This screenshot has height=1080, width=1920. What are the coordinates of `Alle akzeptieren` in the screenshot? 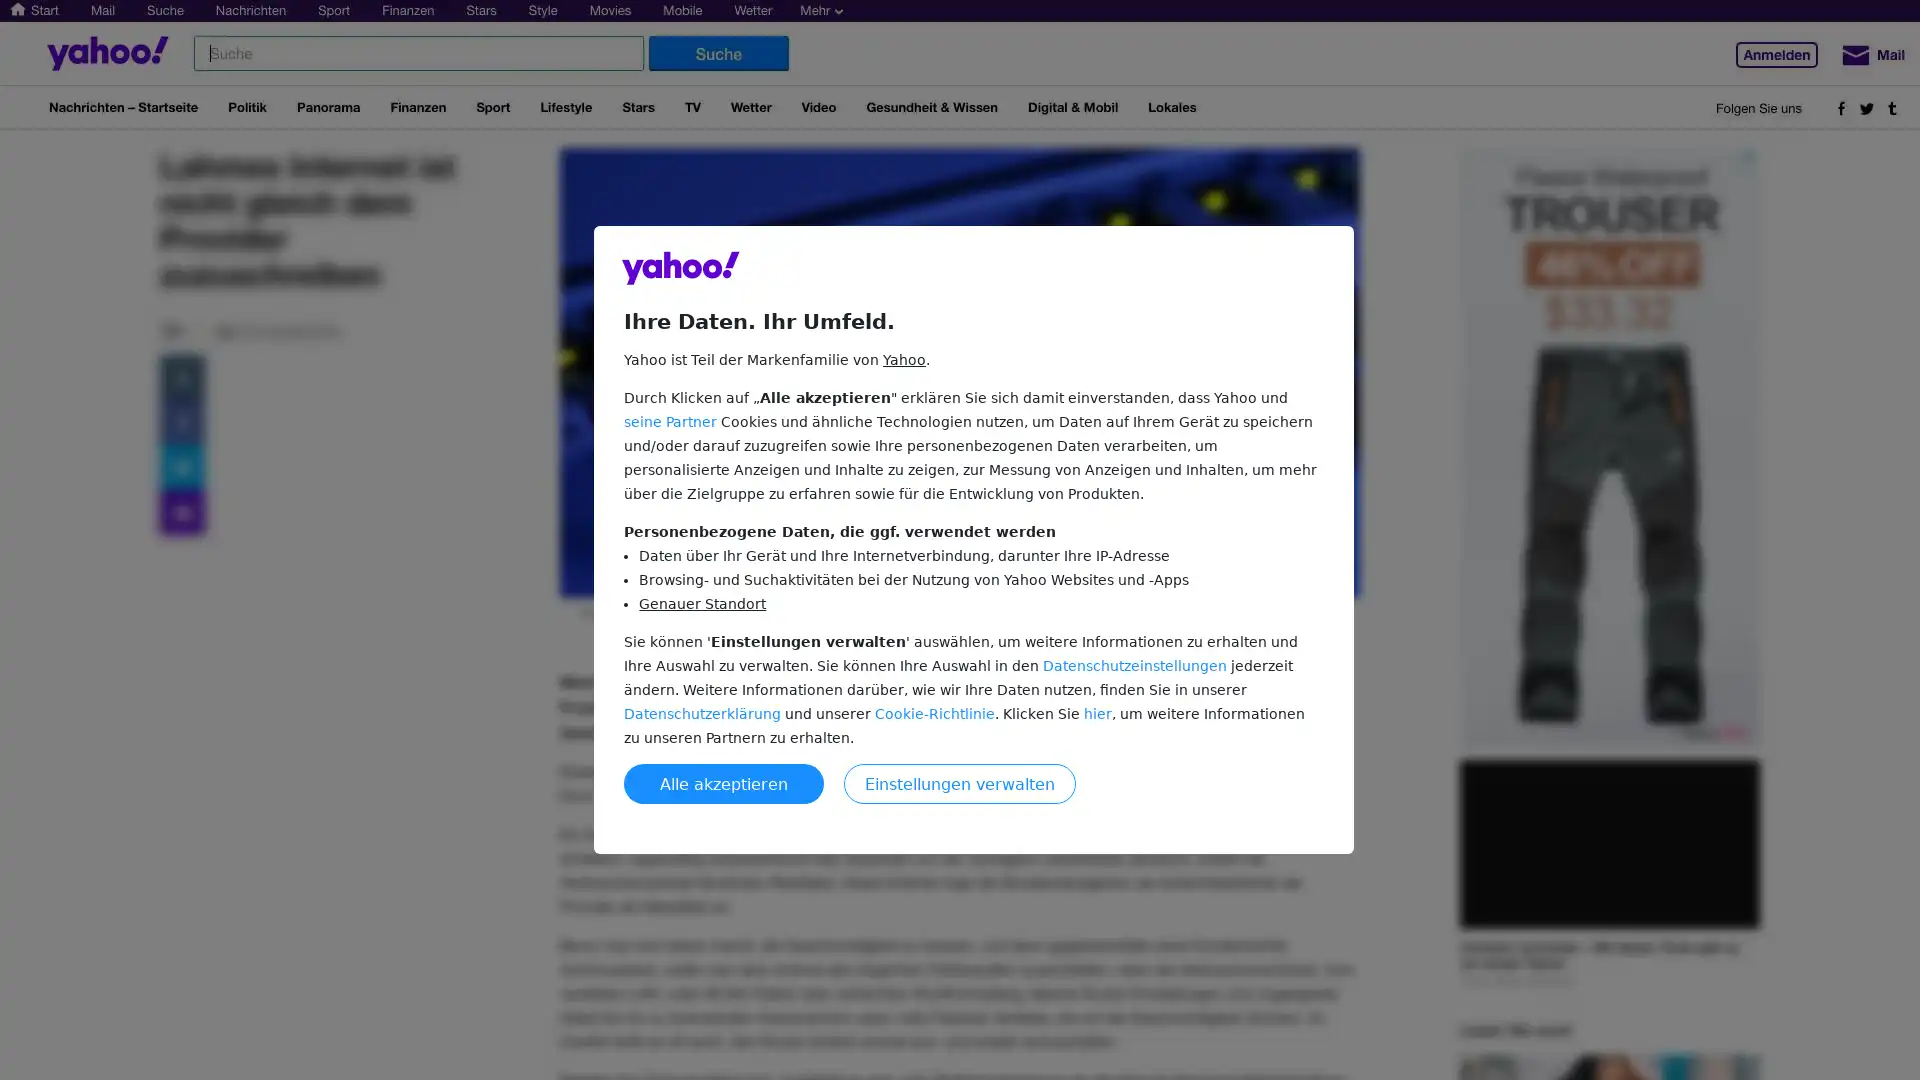 It's located at (723, 782).